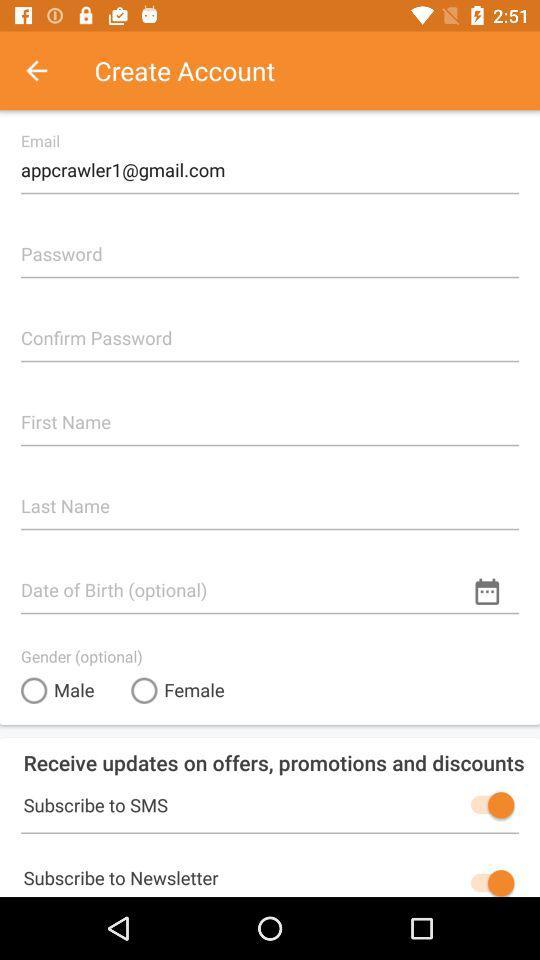  Describe the element at coordinates (270, 330) in the screenshot. I see `type aver password` at that location.